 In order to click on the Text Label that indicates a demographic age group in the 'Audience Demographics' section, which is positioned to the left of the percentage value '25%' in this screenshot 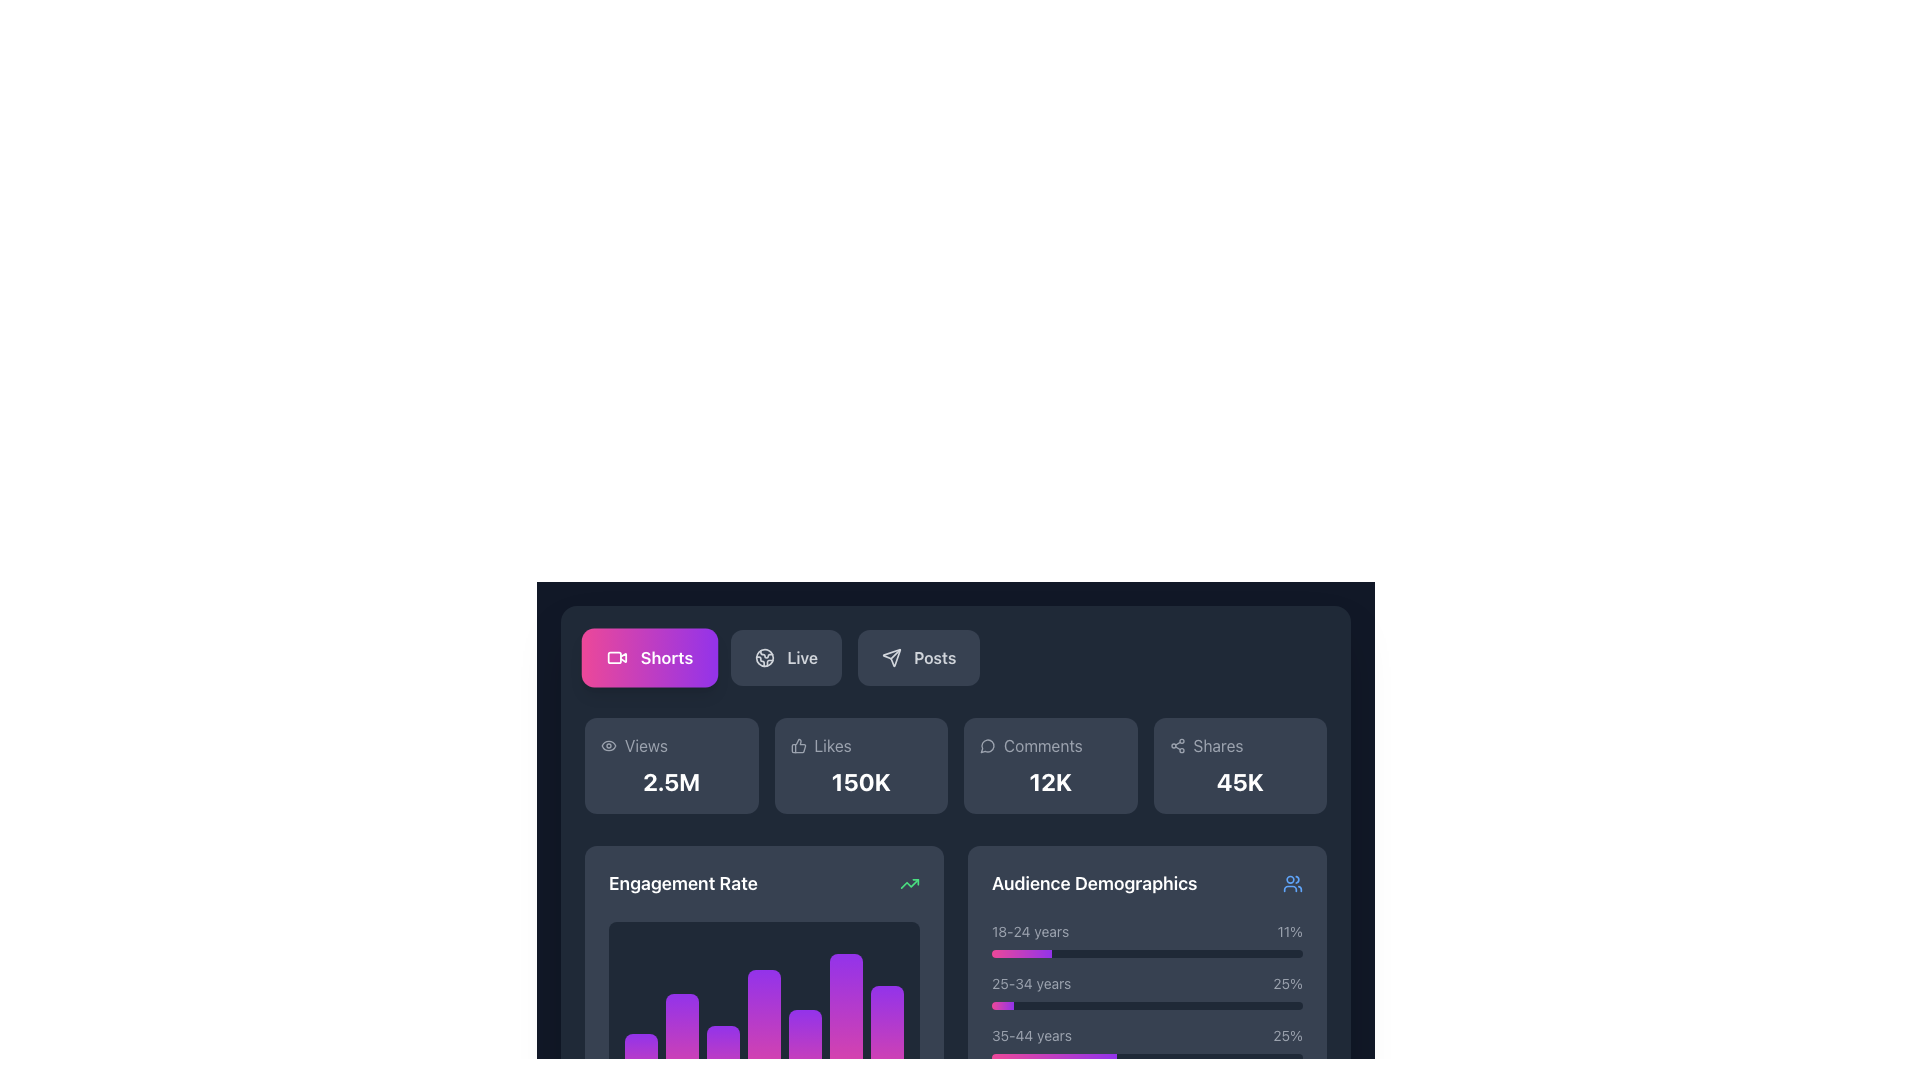, I will do `click(1031, 982)`.